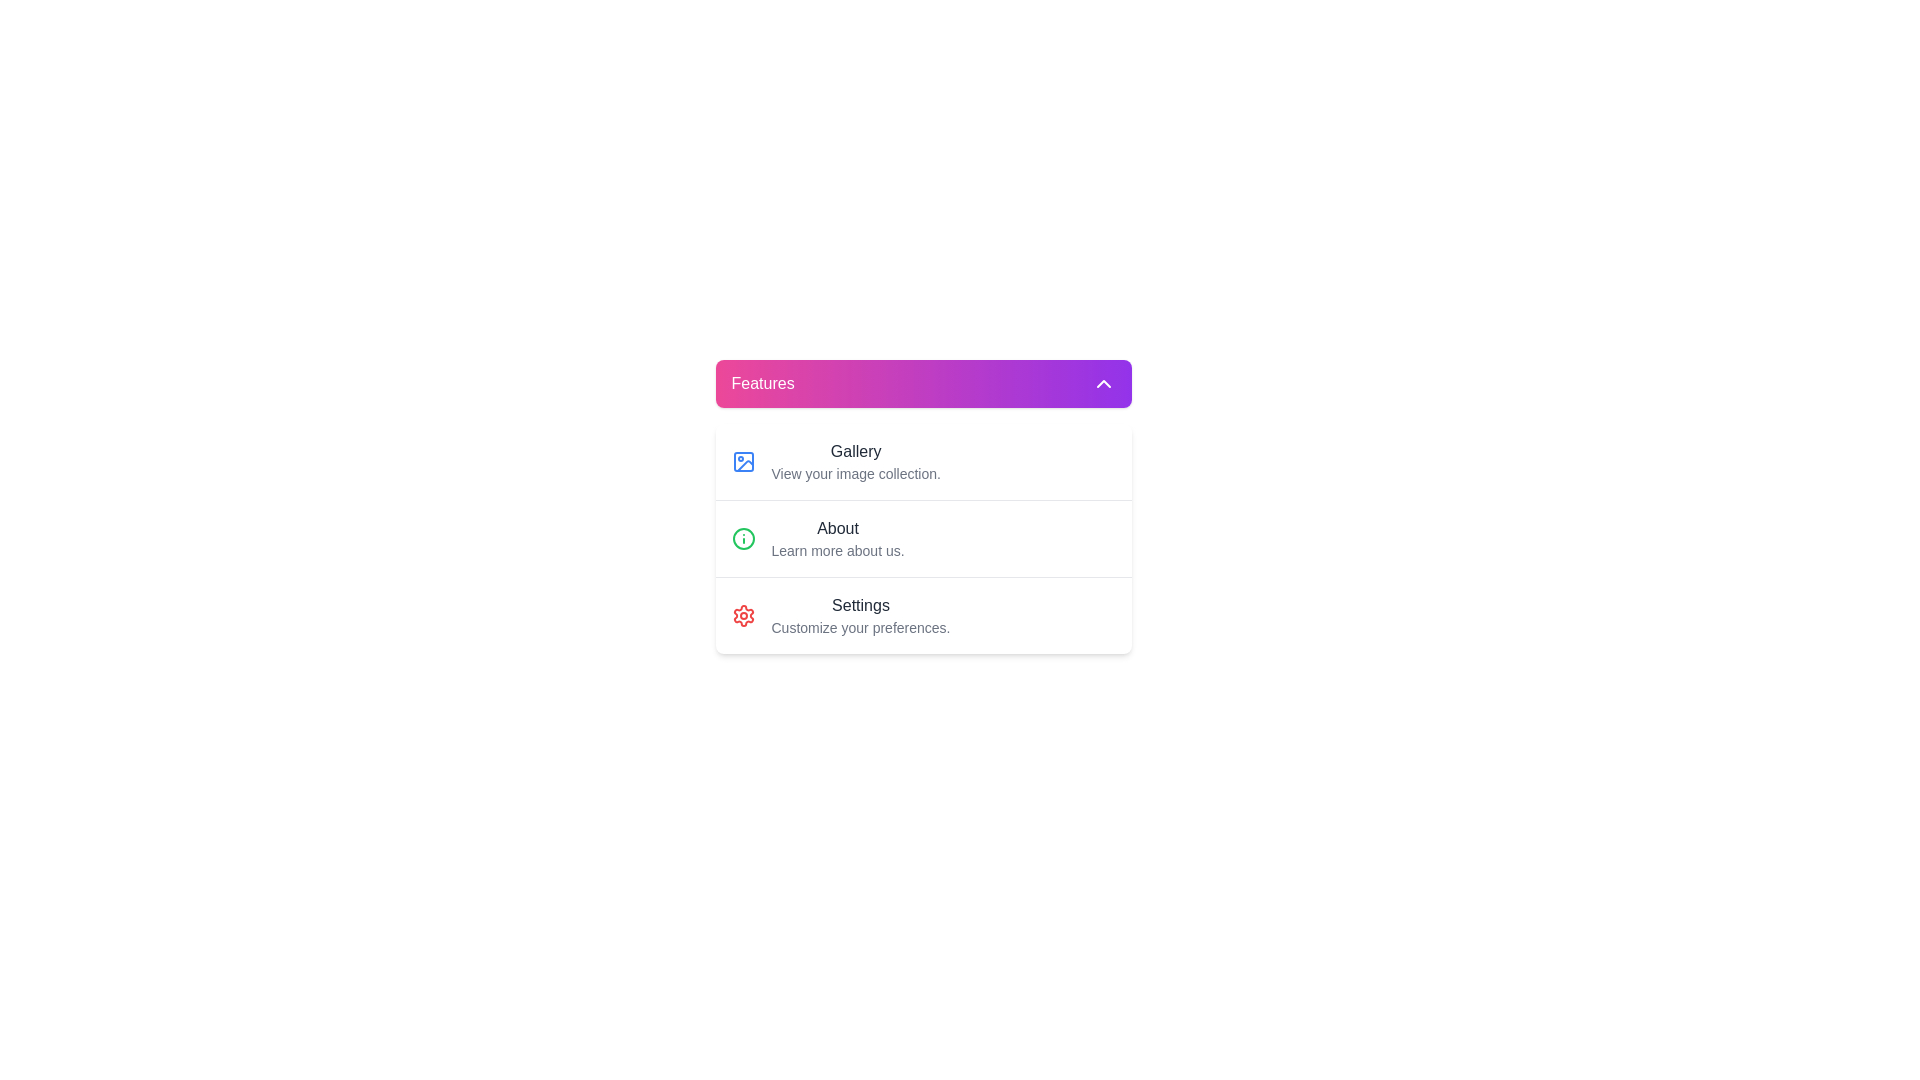 This screenshot has height=1080, width=1920. Describe the element at coordinates (860, 615) in the screenshot. I see `the 'Settings' text label in the menu, which is styled in bold and accompanied by a red settings icon to its left` at that location.